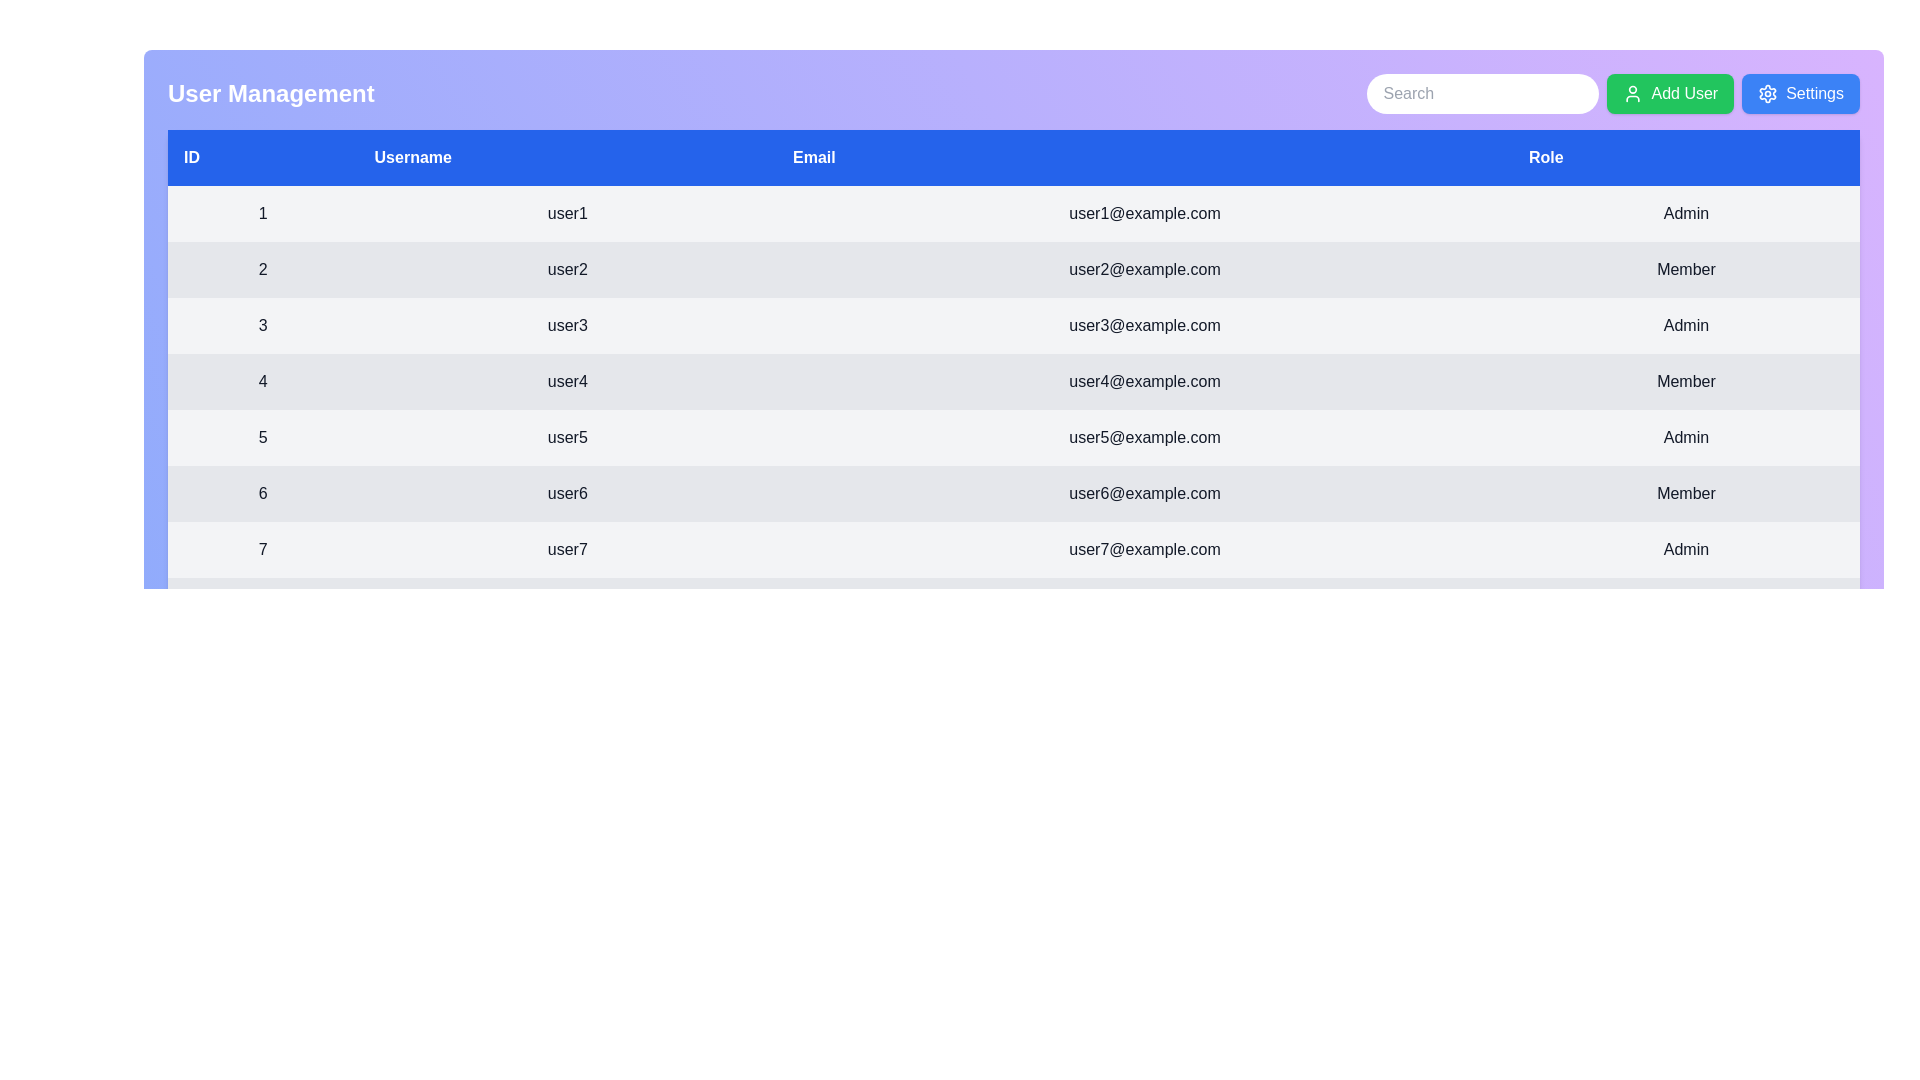  I want to click on the row corresponding to 1, so click(1013, 213).